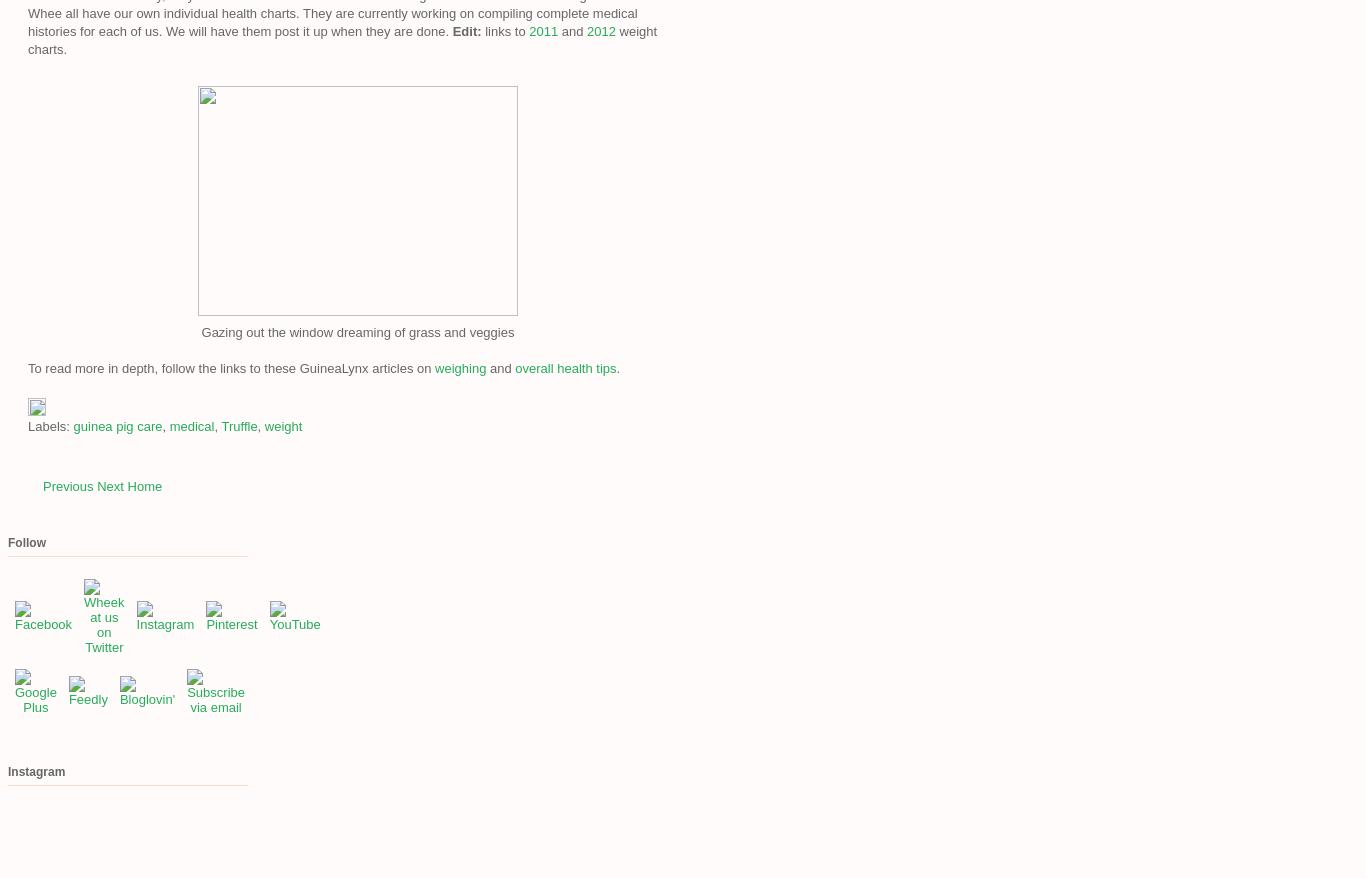 The image size is (1366, 878). Describe the element at coordinates (616, 367) in the screenshot. I see `'.'` at that location.